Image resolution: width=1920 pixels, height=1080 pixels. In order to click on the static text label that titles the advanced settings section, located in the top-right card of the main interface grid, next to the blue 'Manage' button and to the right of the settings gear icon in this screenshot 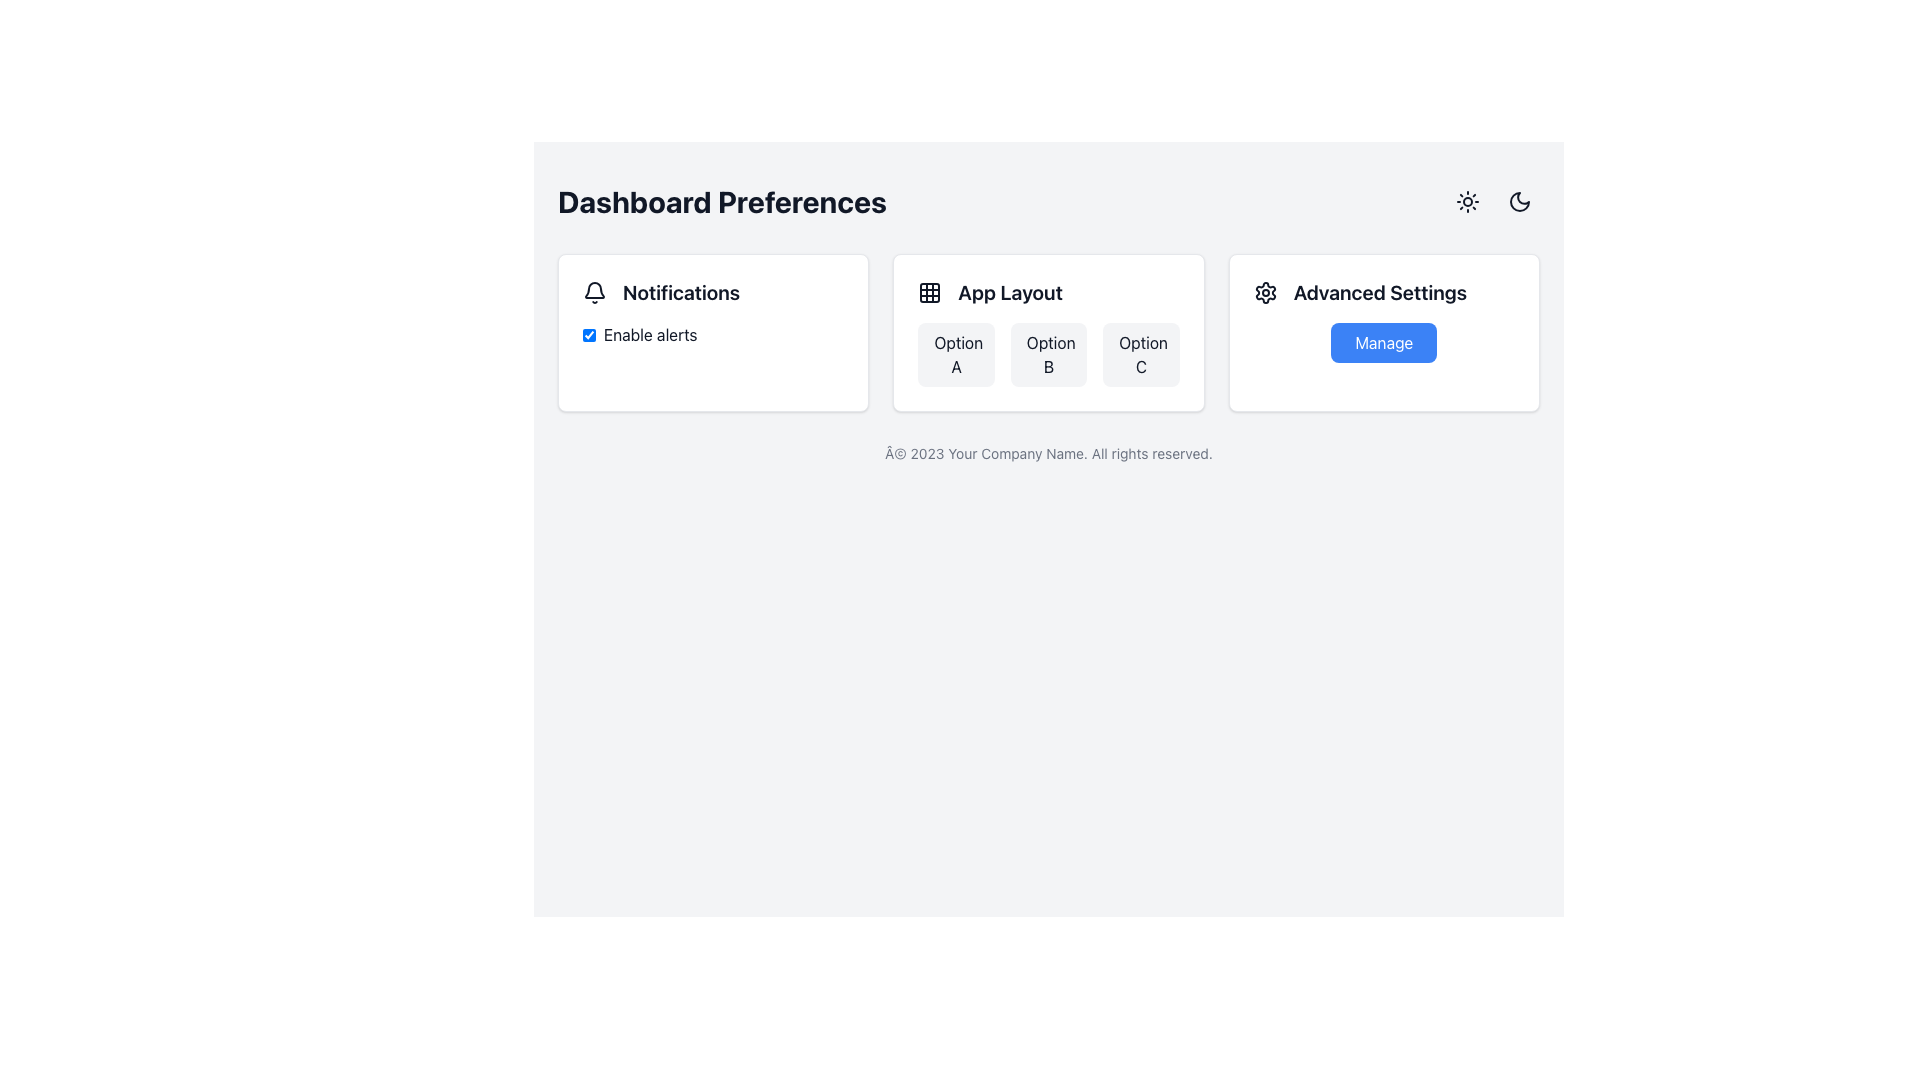, I will do `click(1379, 293)`.